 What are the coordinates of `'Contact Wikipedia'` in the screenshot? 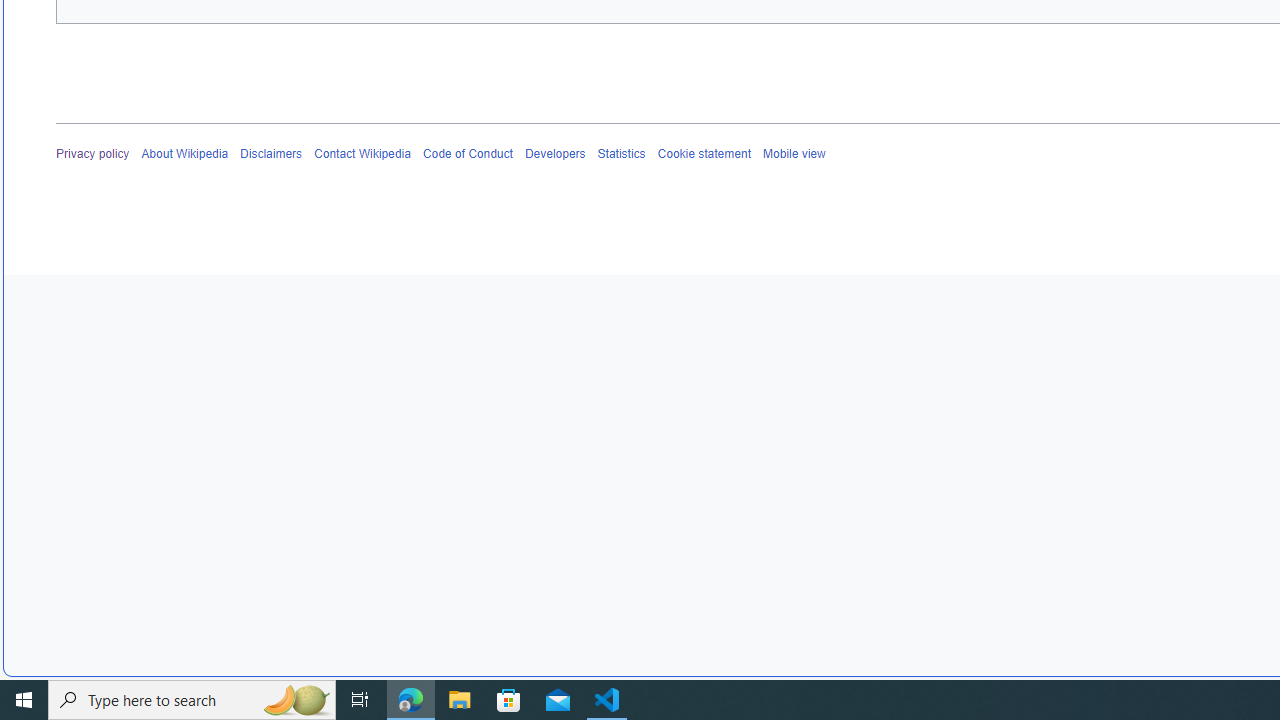 It's located at (362, 153).